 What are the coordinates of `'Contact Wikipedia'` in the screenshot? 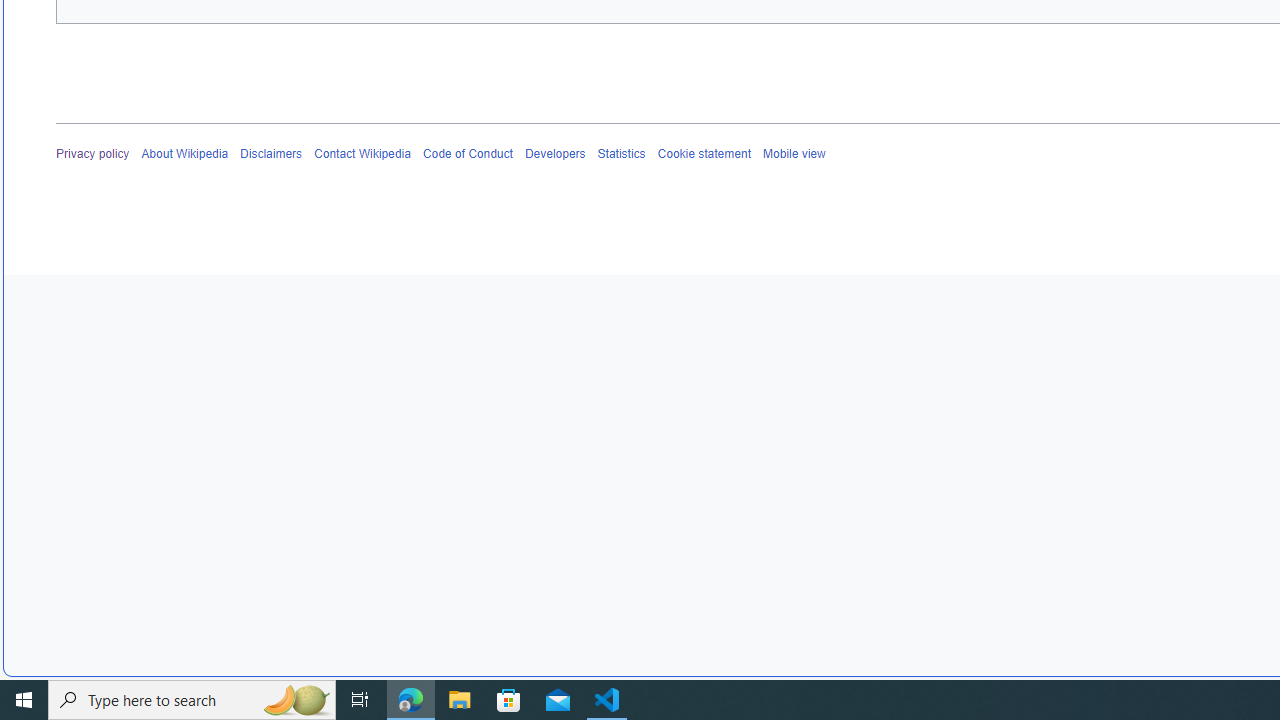 It's located at (362, 153).